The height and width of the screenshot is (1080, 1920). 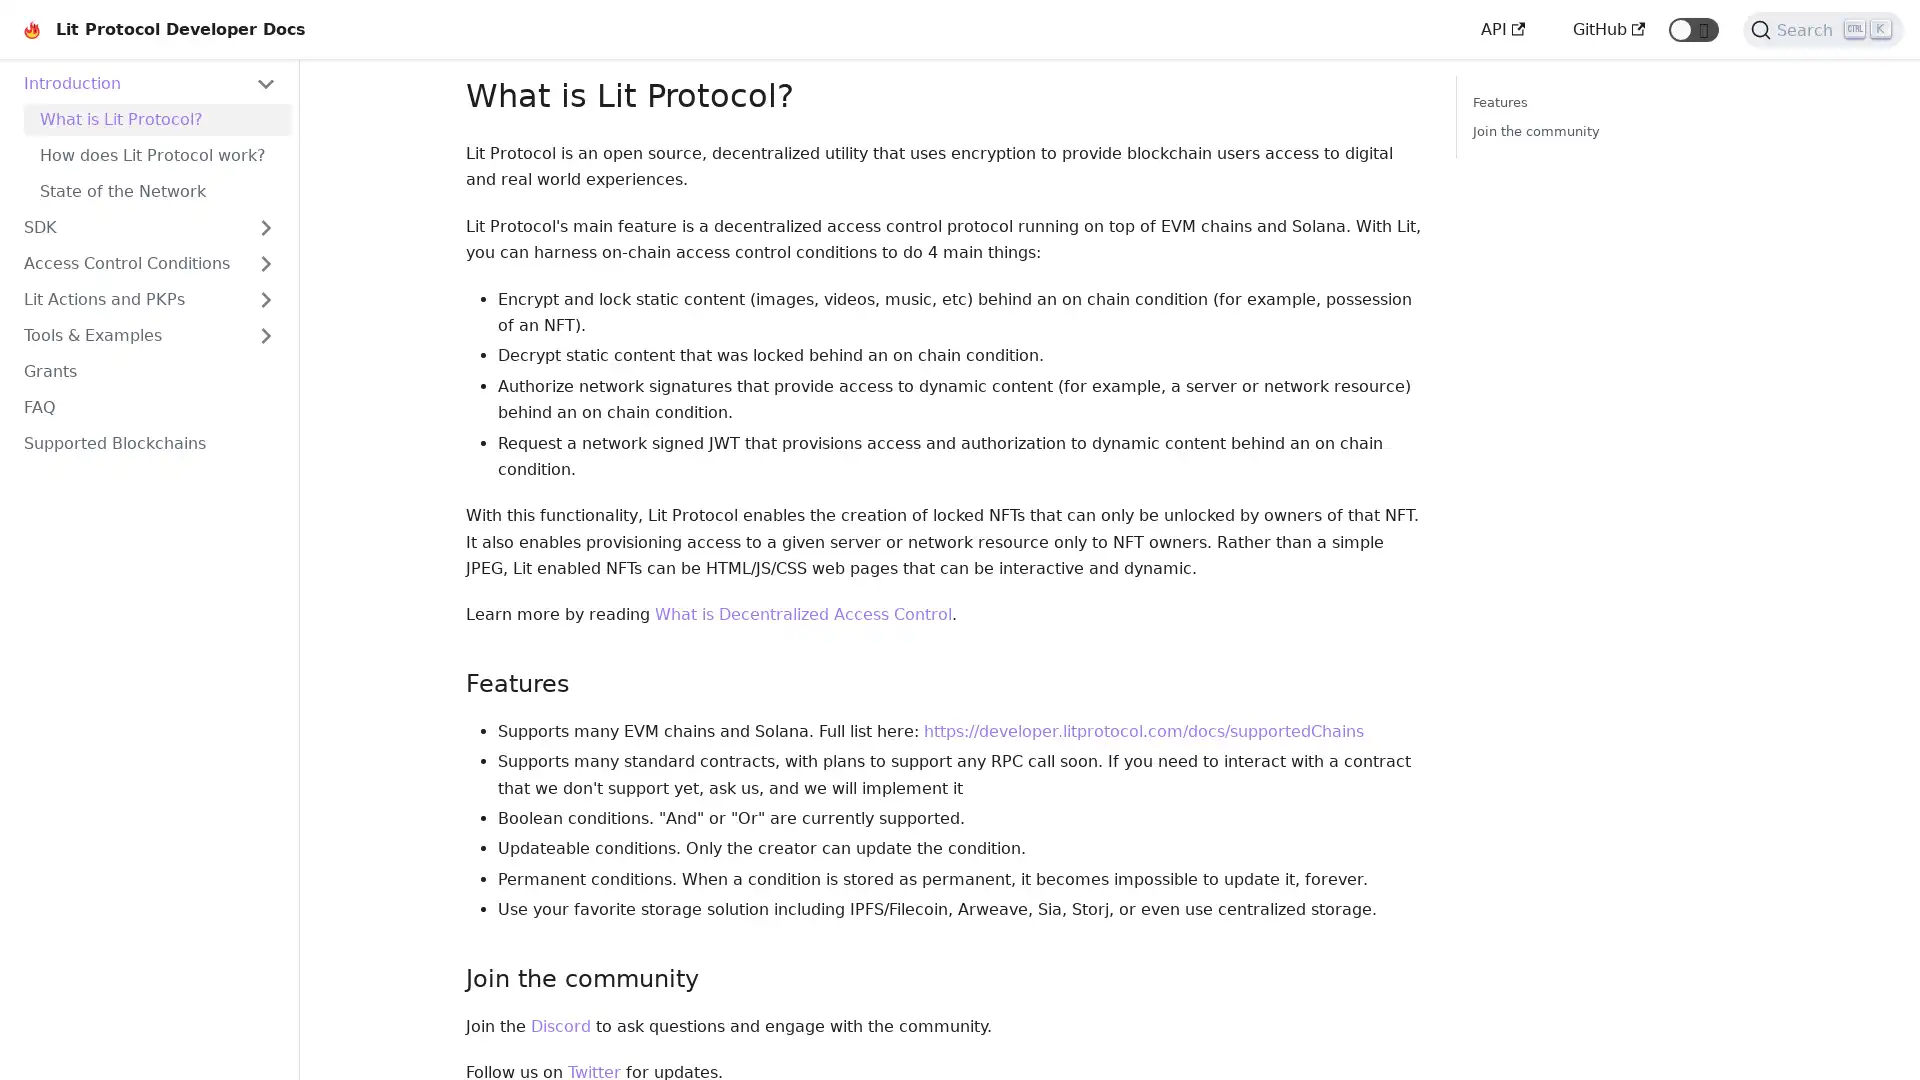 What do you see at coordinates (1823, 30) in the screenshot?
I see `Search` at bounding box center [1823, 30].